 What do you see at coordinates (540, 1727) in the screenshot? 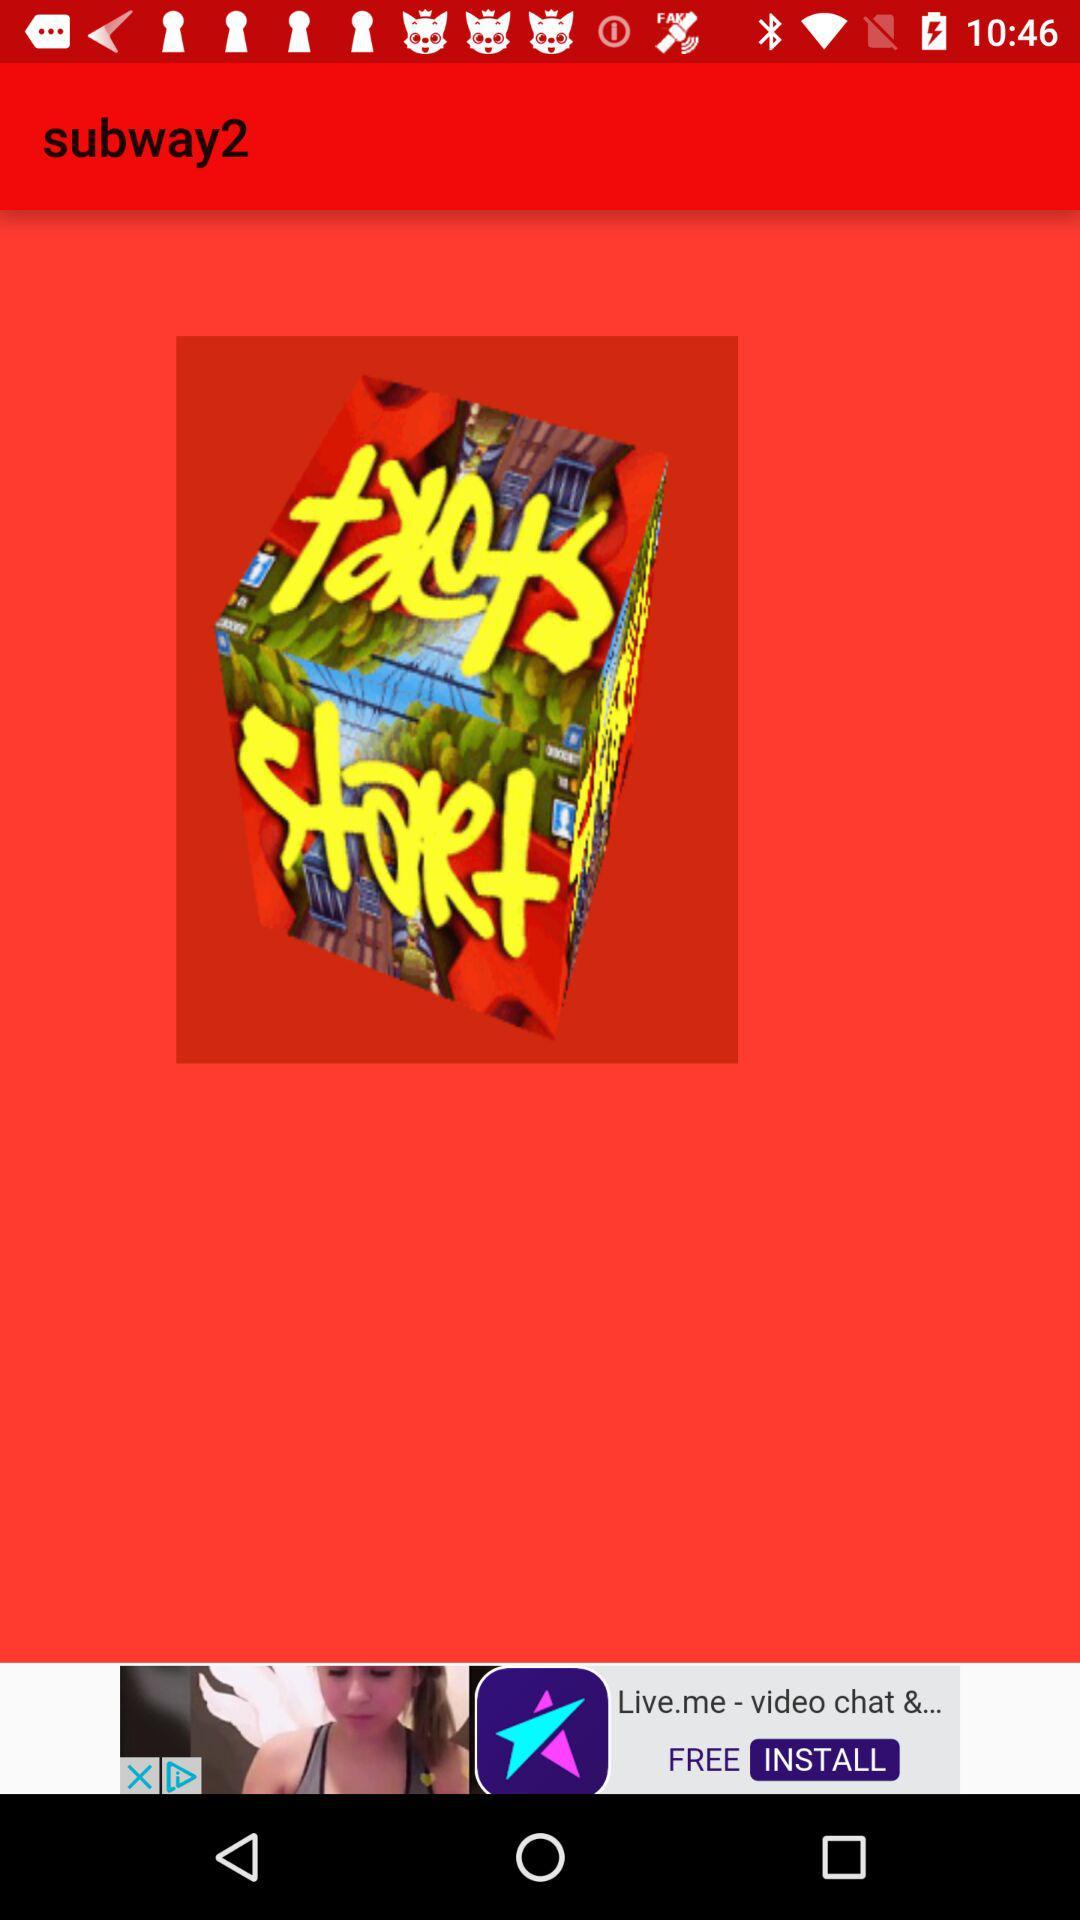
I see `advertisement` at bounding box center [540, 1727].